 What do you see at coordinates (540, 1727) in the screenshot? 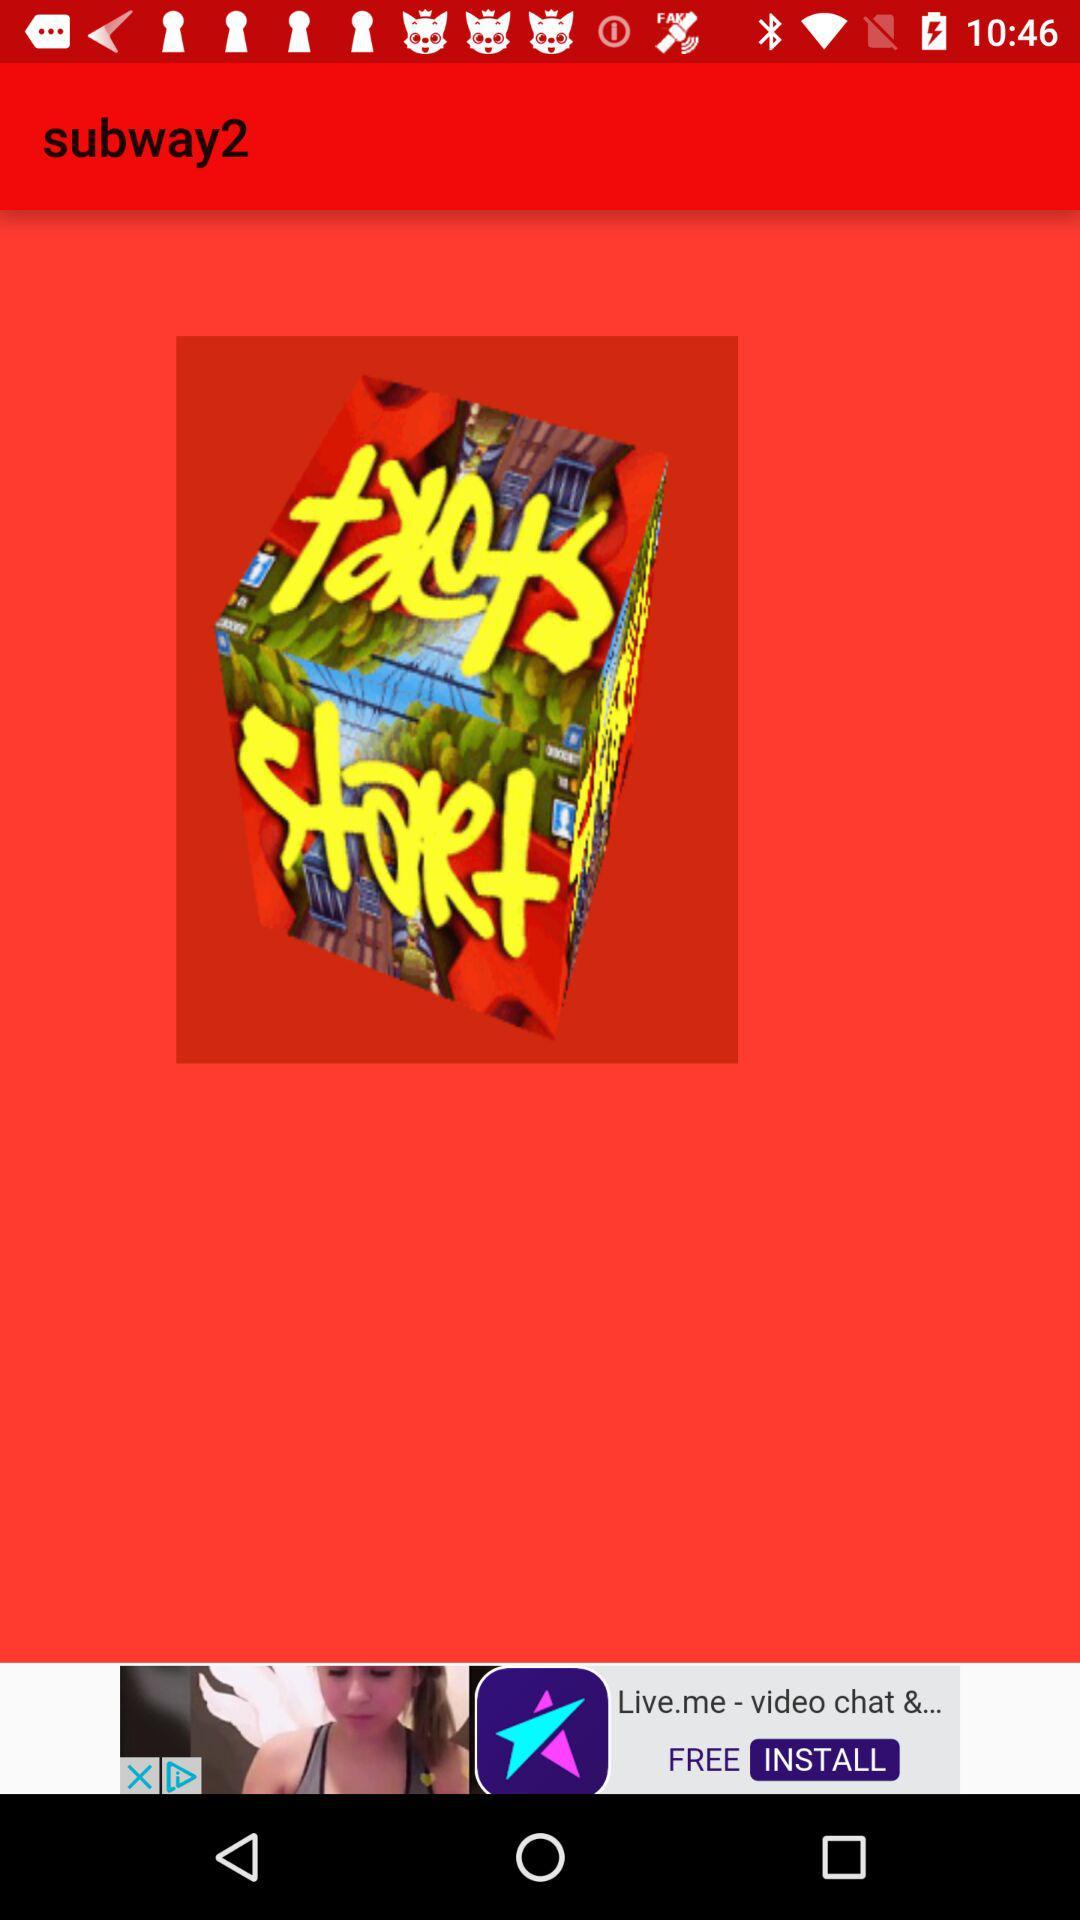
I see `advertisement` at bounding box center [540, 1727].